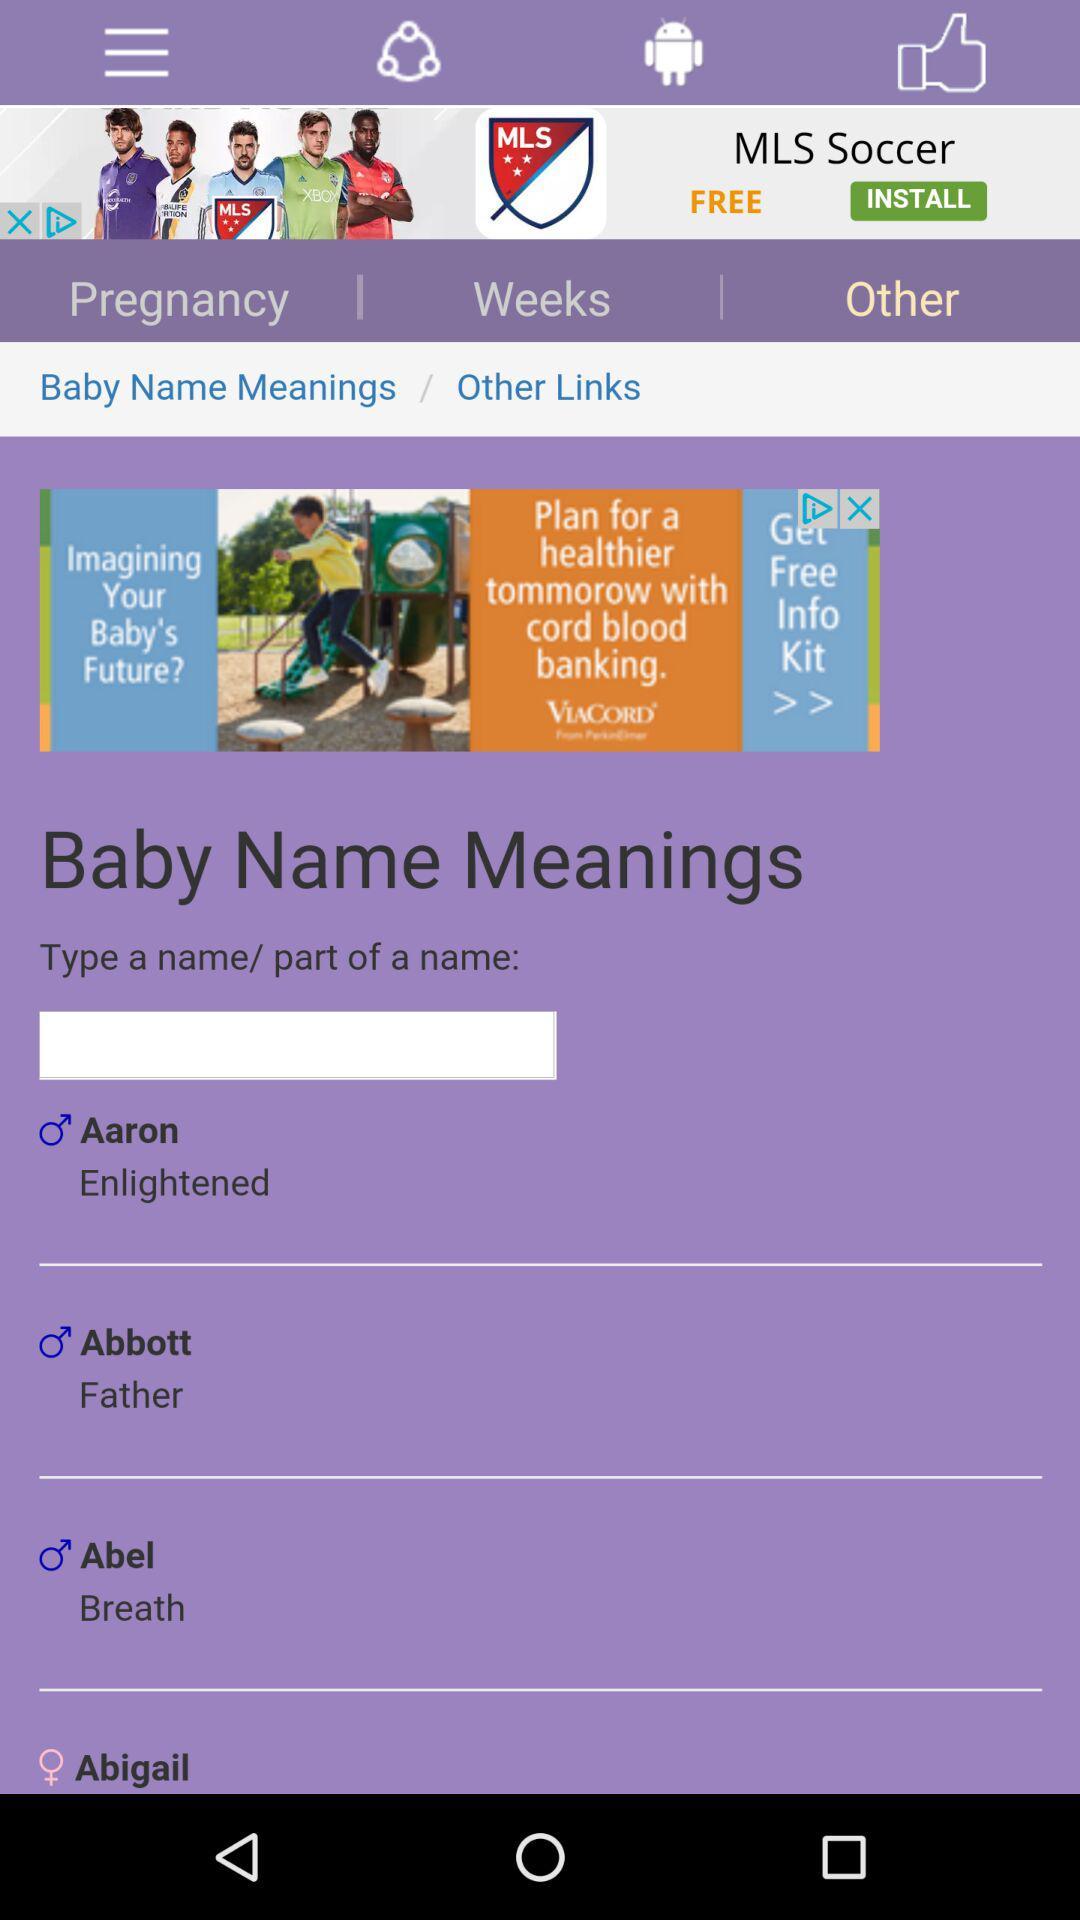 The height and width of the screenshot is (1920, 1080). Describe the element at coordinates (540, 173) in the screenshot. I see `advertising partner` at that location.